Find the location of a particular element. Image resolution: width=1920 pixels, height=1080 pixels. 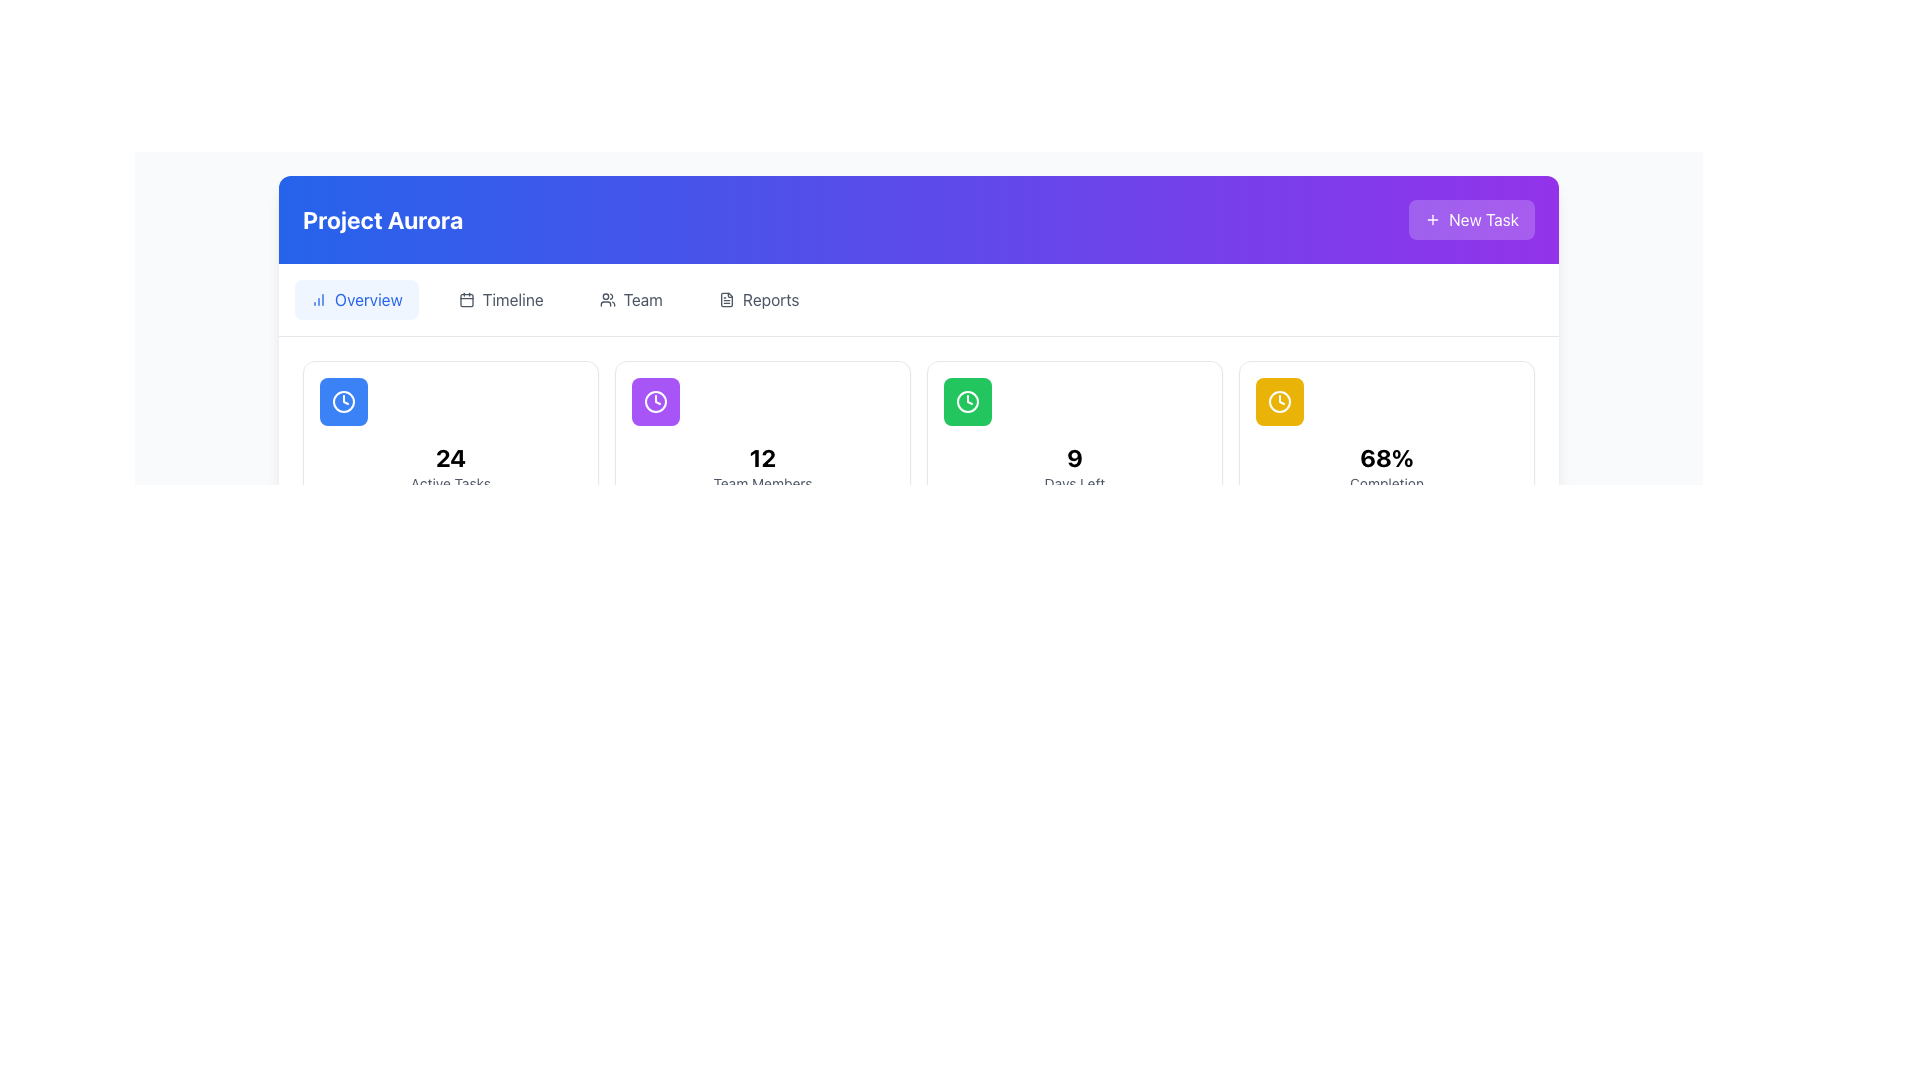

the icon located at the top-left corner of the card displaying '24 Active Tasks', positioned above the numerical value '24' is located at coordinates (344, 401).